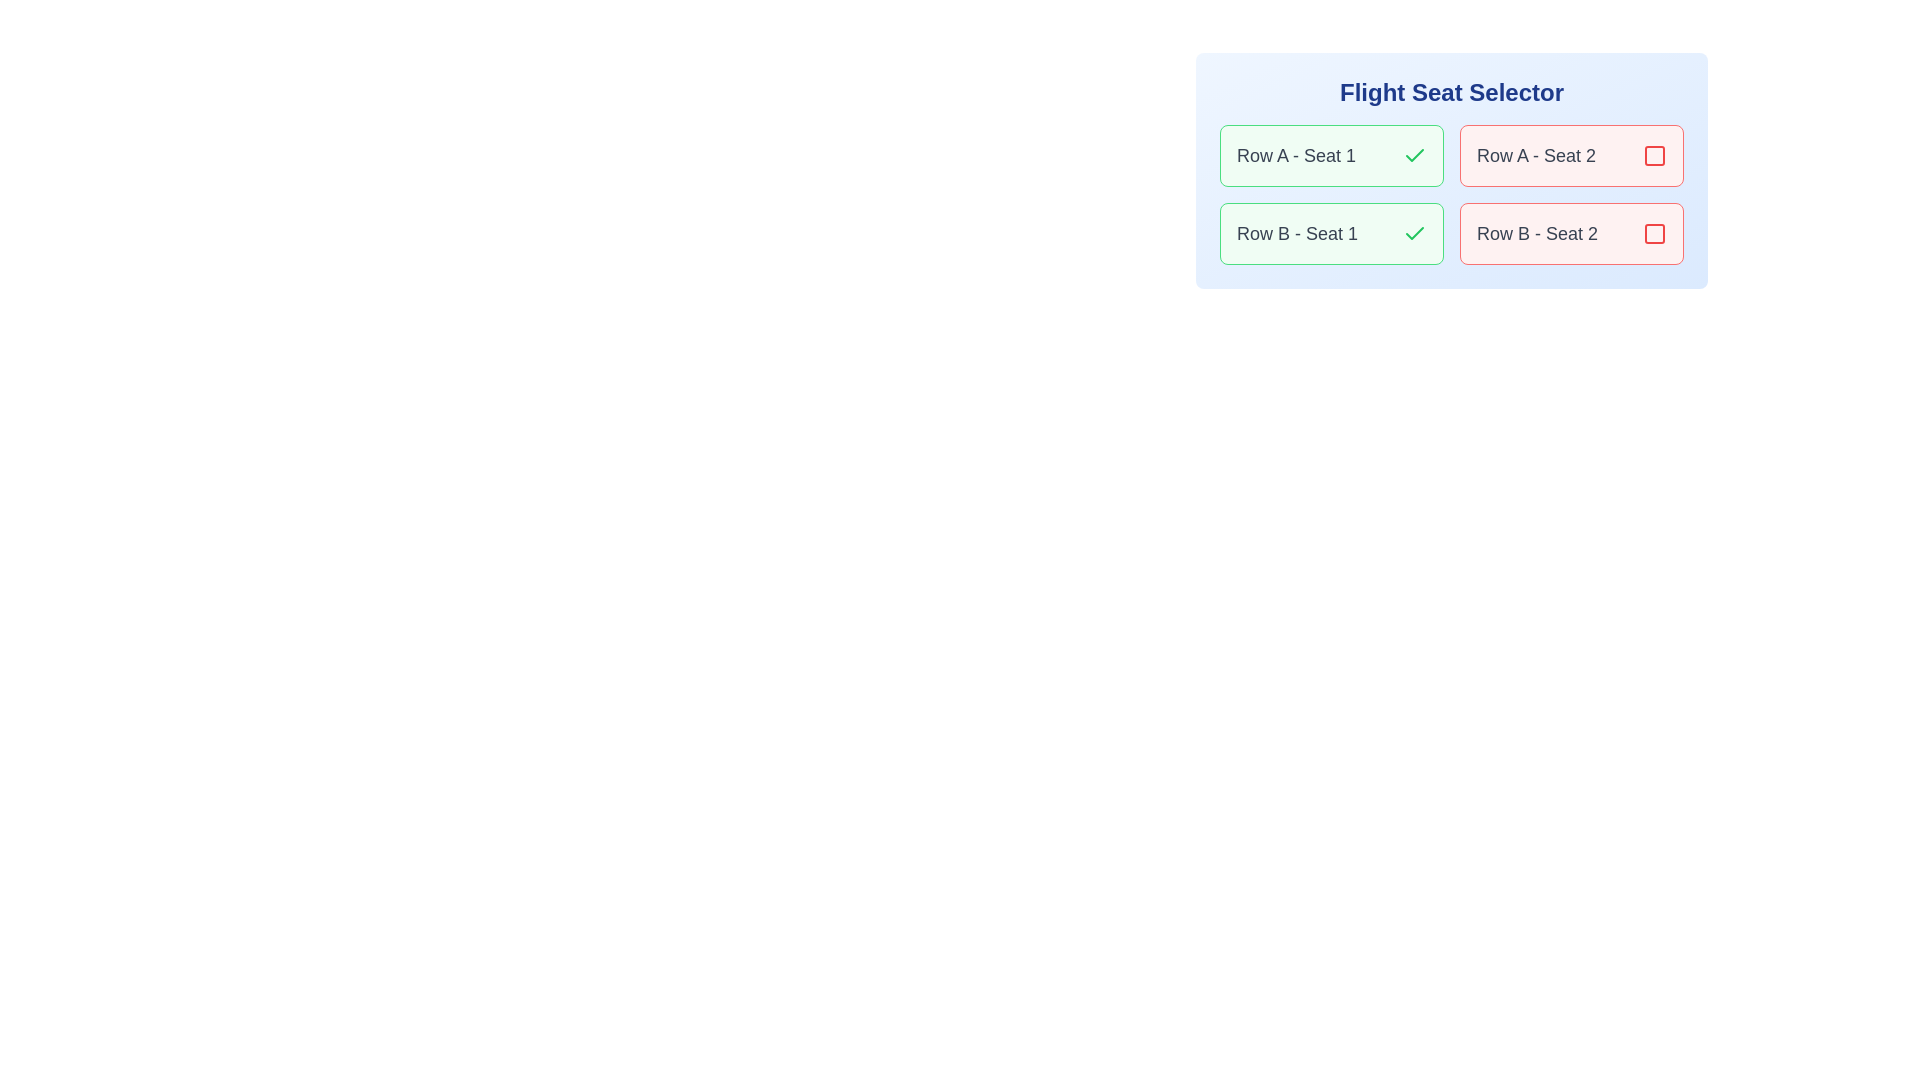 This screenshot has width=1920, height=1080. What do you see at coordinates (1331, 154) in the screenshot?
I see `the selectable item with indicator for 'Row A - Seat 1', which features a light green background, a green border, and a green checkmark icon indicating its selection status` at bounding box center [1331, 154].